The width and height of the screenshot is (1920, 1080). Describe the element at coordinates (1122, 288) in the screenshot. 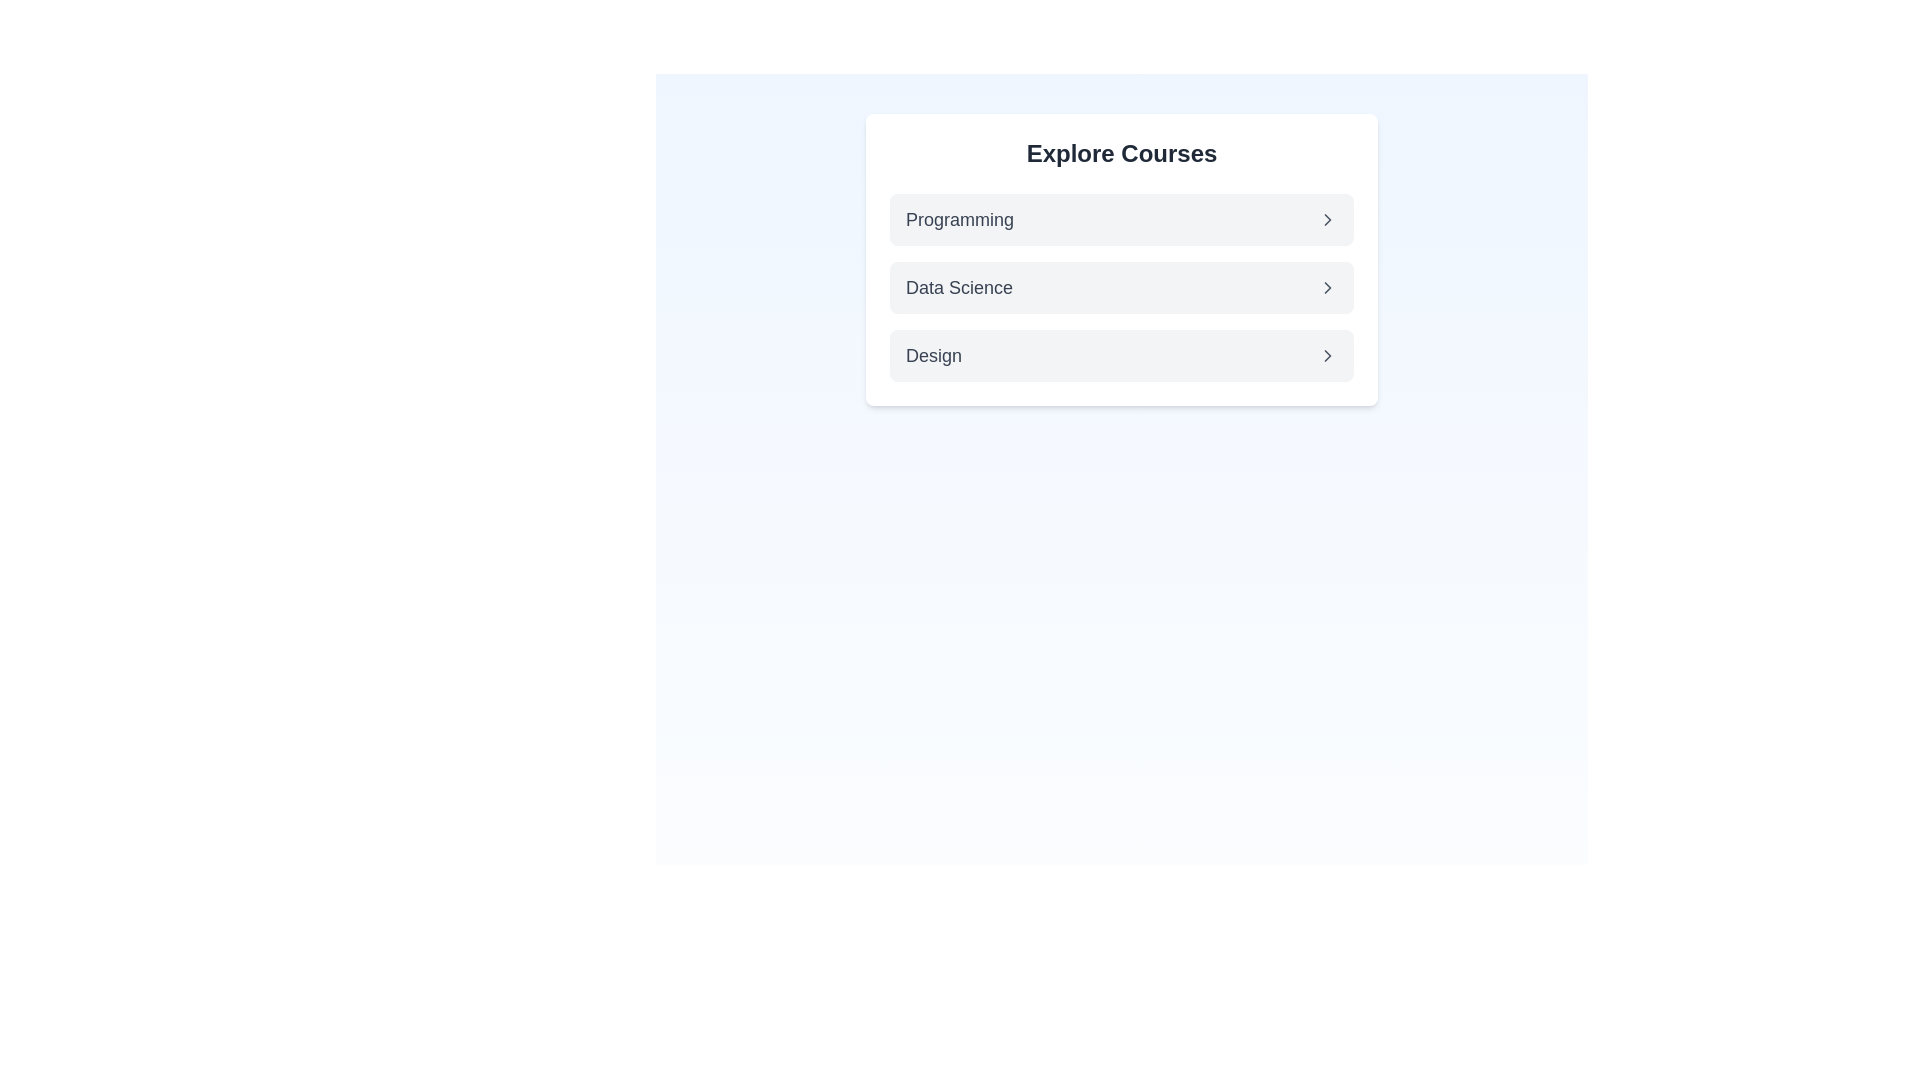

I see `the 'Data Science' menu item, which is the second item in the vertical list within the 'Explore Courses' card UI` at that location.